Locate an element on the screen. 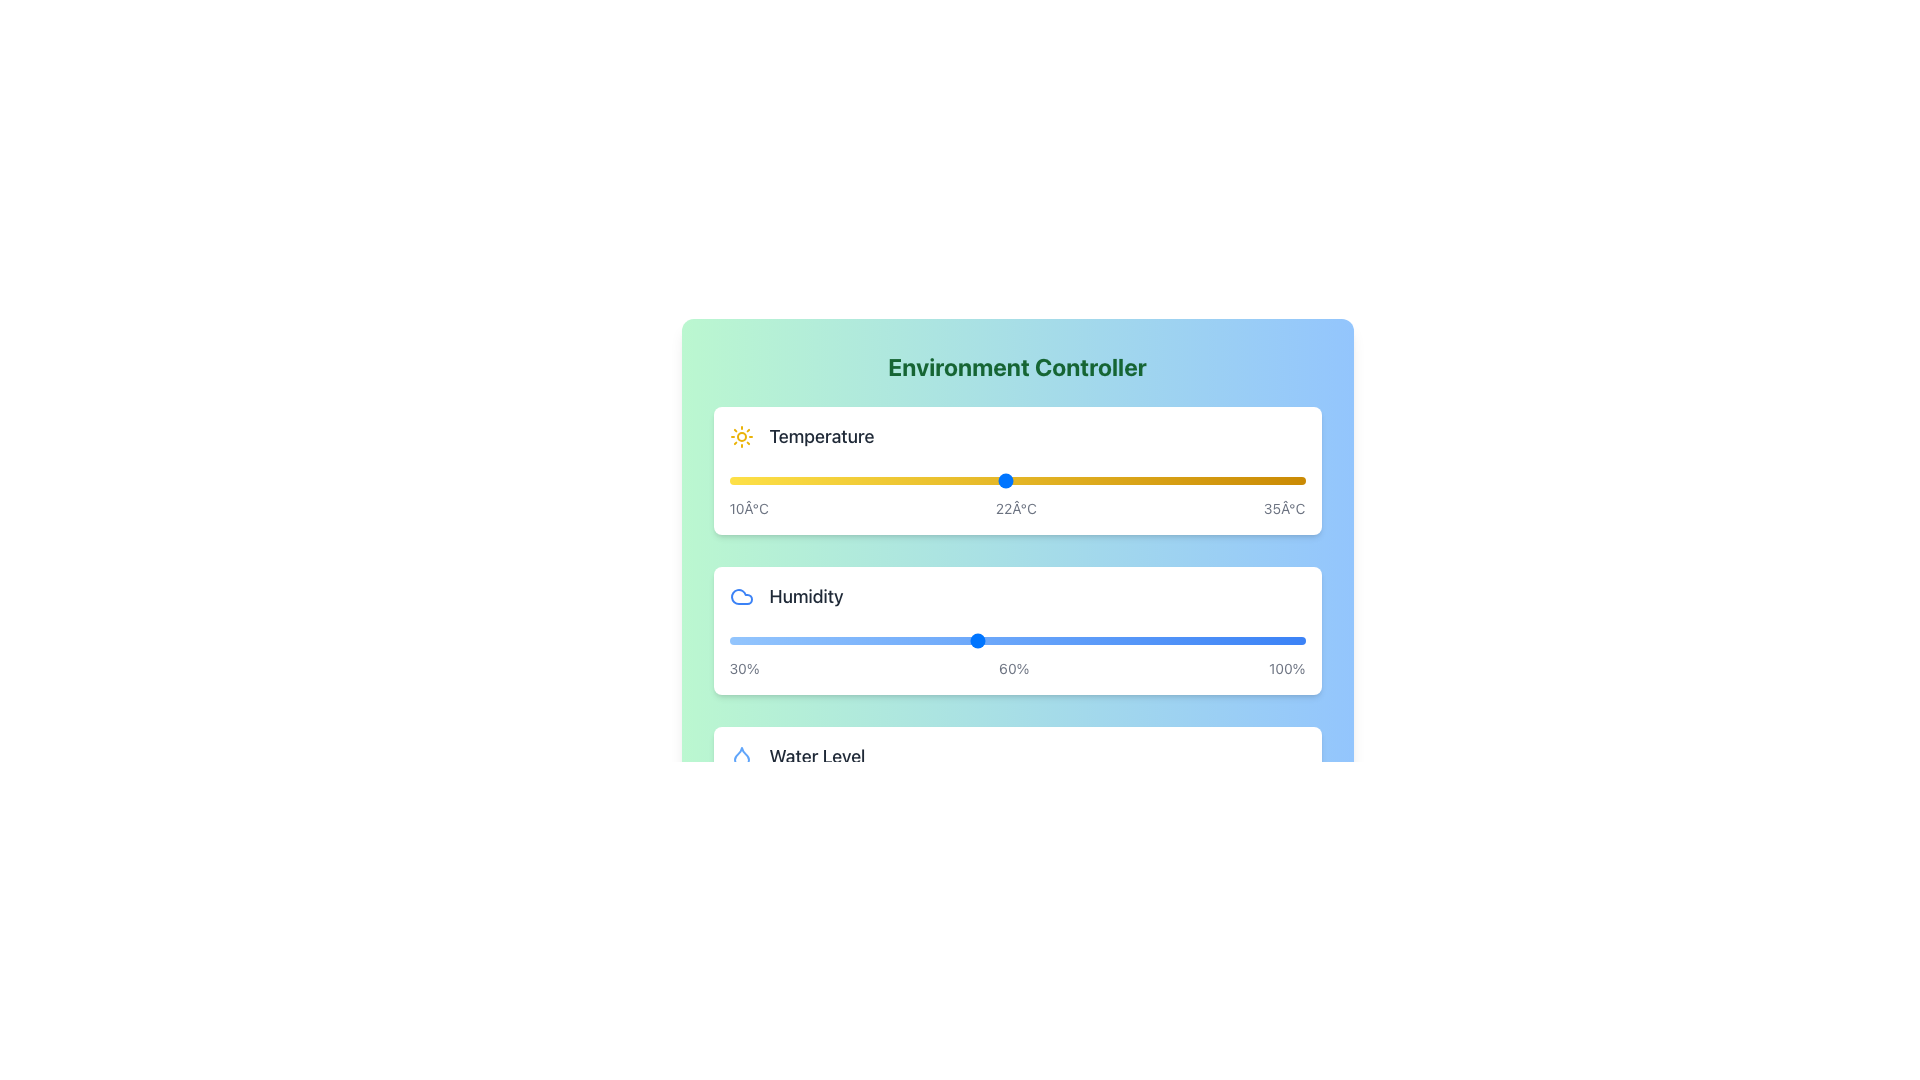  the temperature value labels indicating minimum (10°C), current (22°C), and maximum (35°C) values of the temperature slider is located at coordinates (1017, 508).